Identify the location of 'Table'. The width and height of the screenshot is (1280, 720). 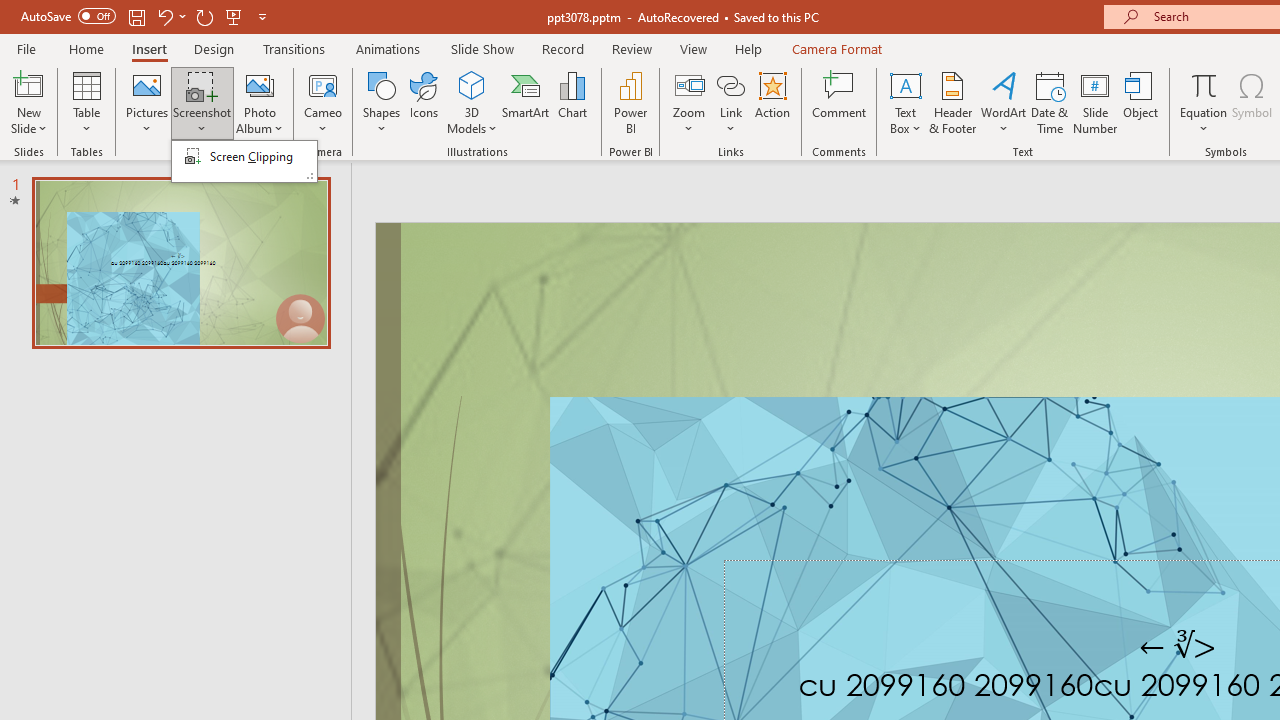
(86, 103).